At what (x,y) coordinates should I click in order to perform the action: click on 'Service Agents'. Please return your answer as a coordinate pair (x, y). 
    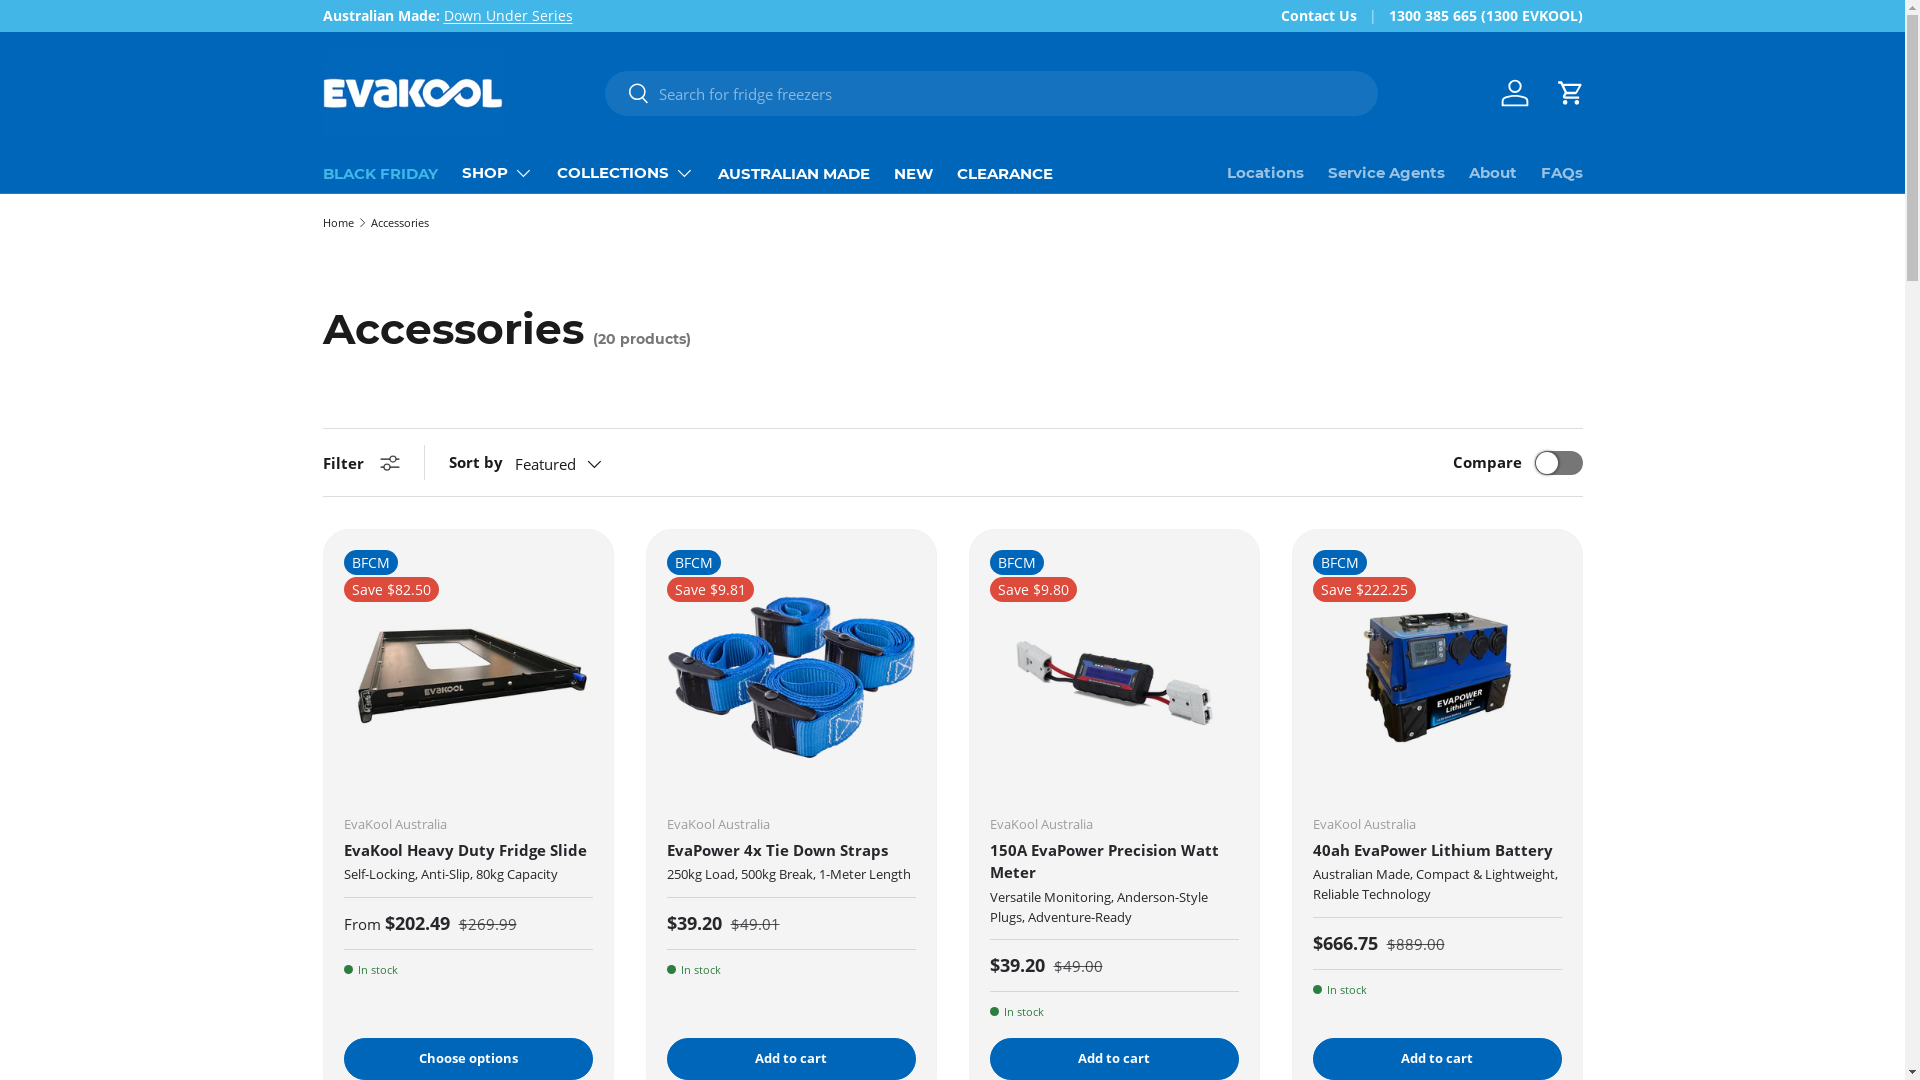
    Looking at the image, I should click on (1385, 172).